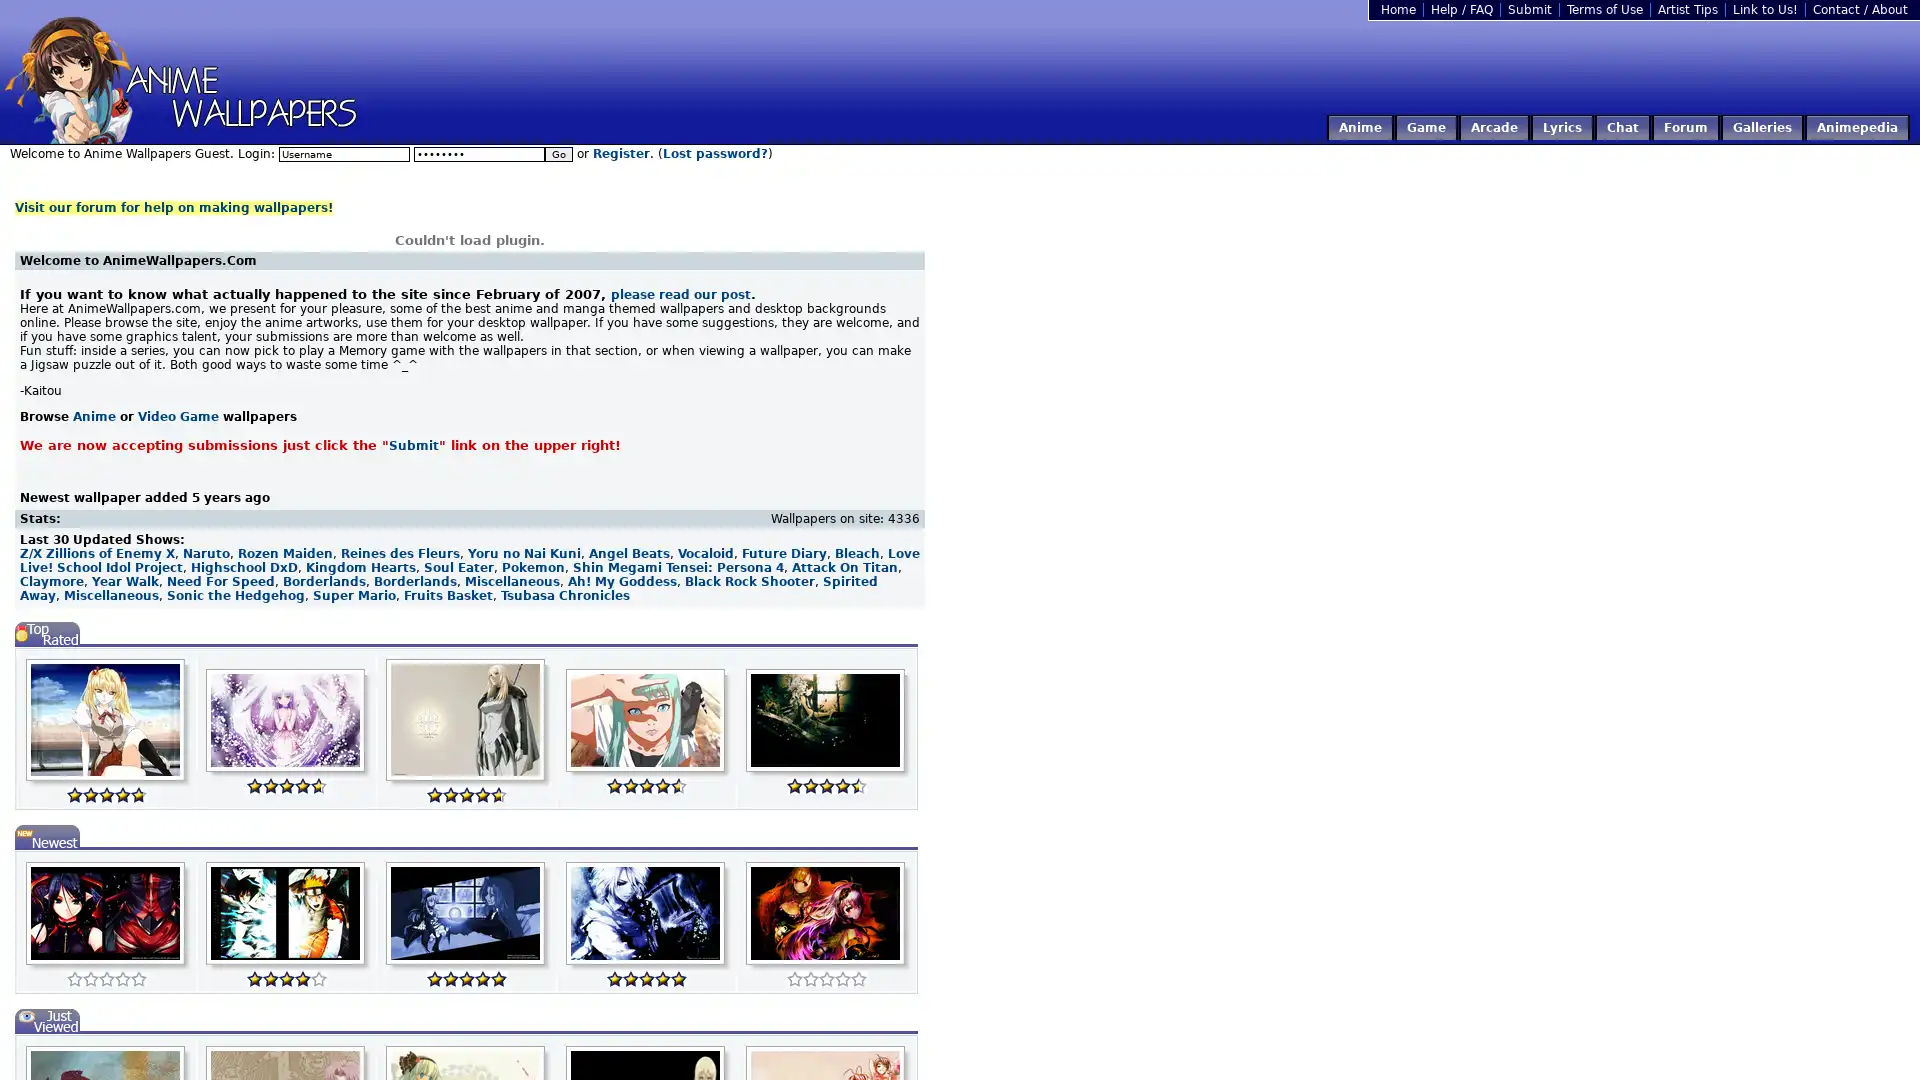 The height and width of the screenshot is (1080, 1920). I want to click on Go, so click(558, 153).